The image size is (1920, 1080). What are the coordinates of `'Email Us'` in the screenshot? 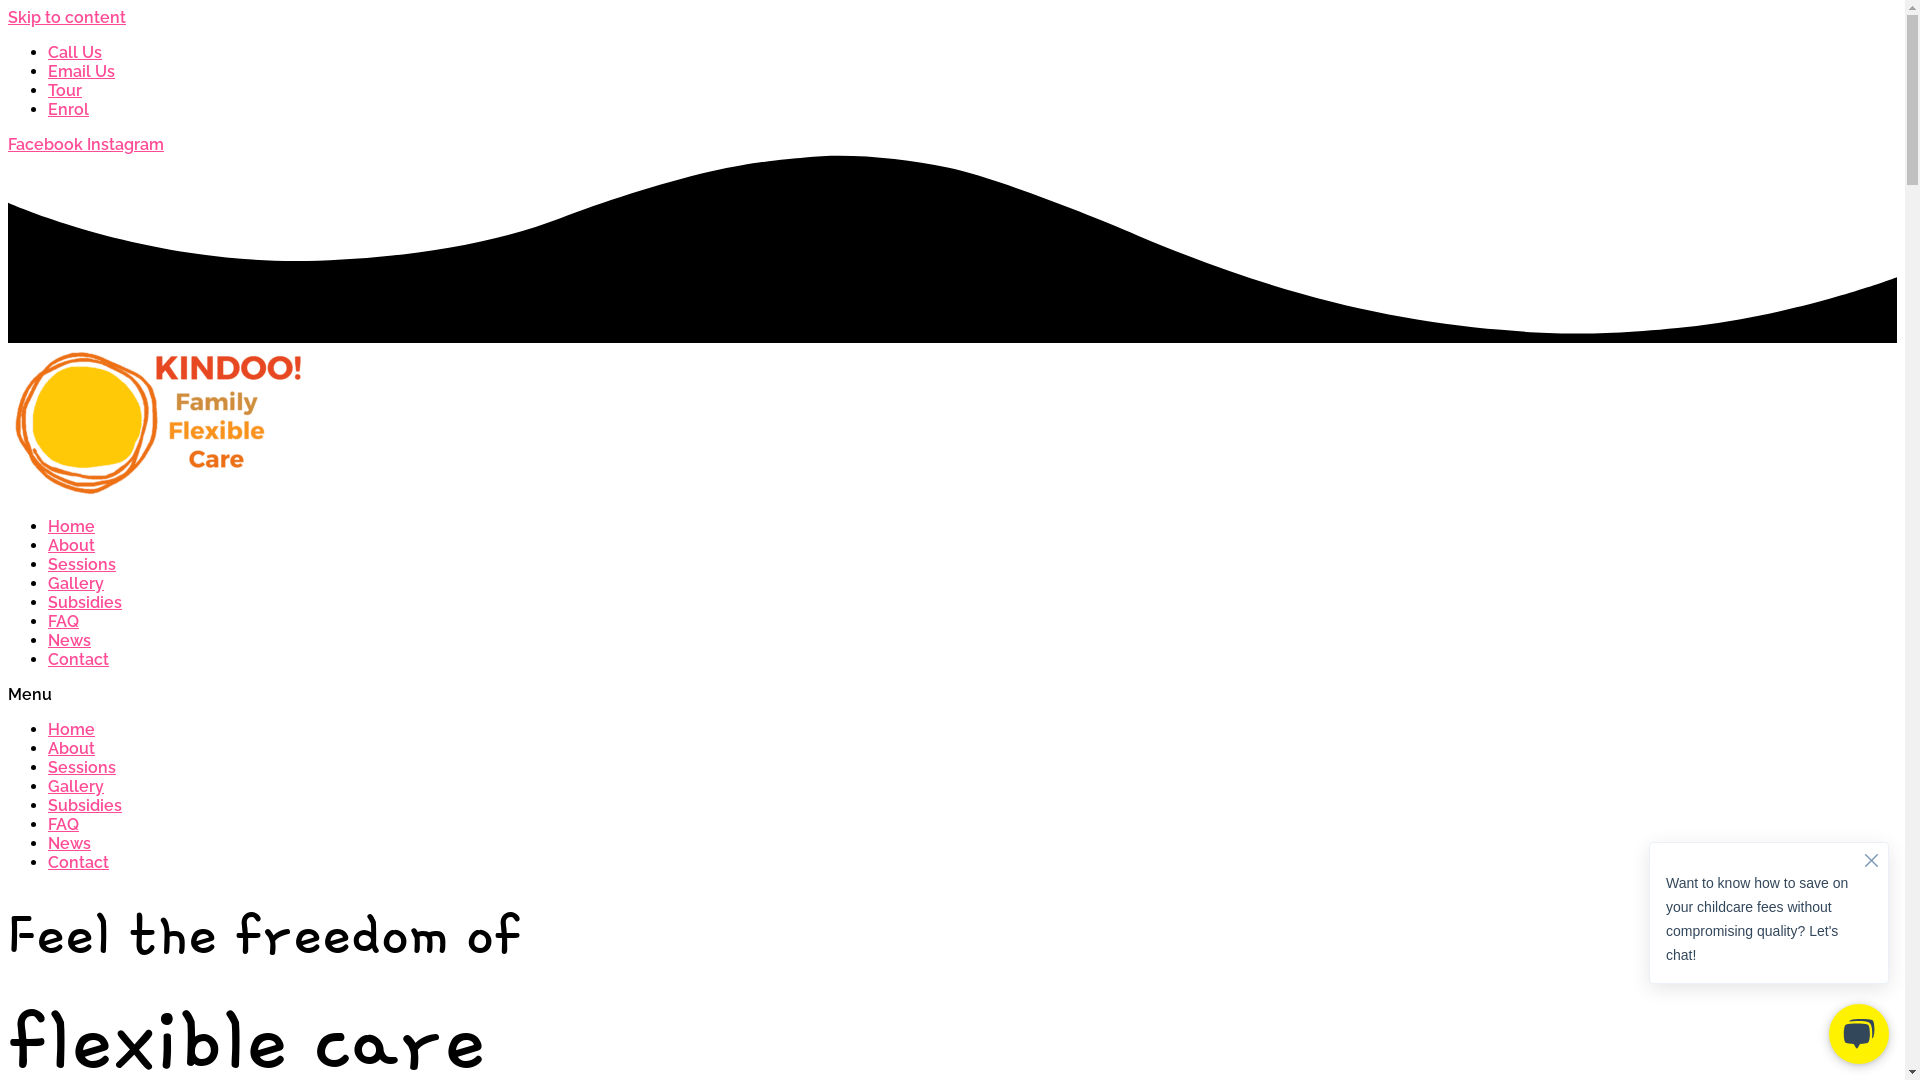 It's located at (80, 70).